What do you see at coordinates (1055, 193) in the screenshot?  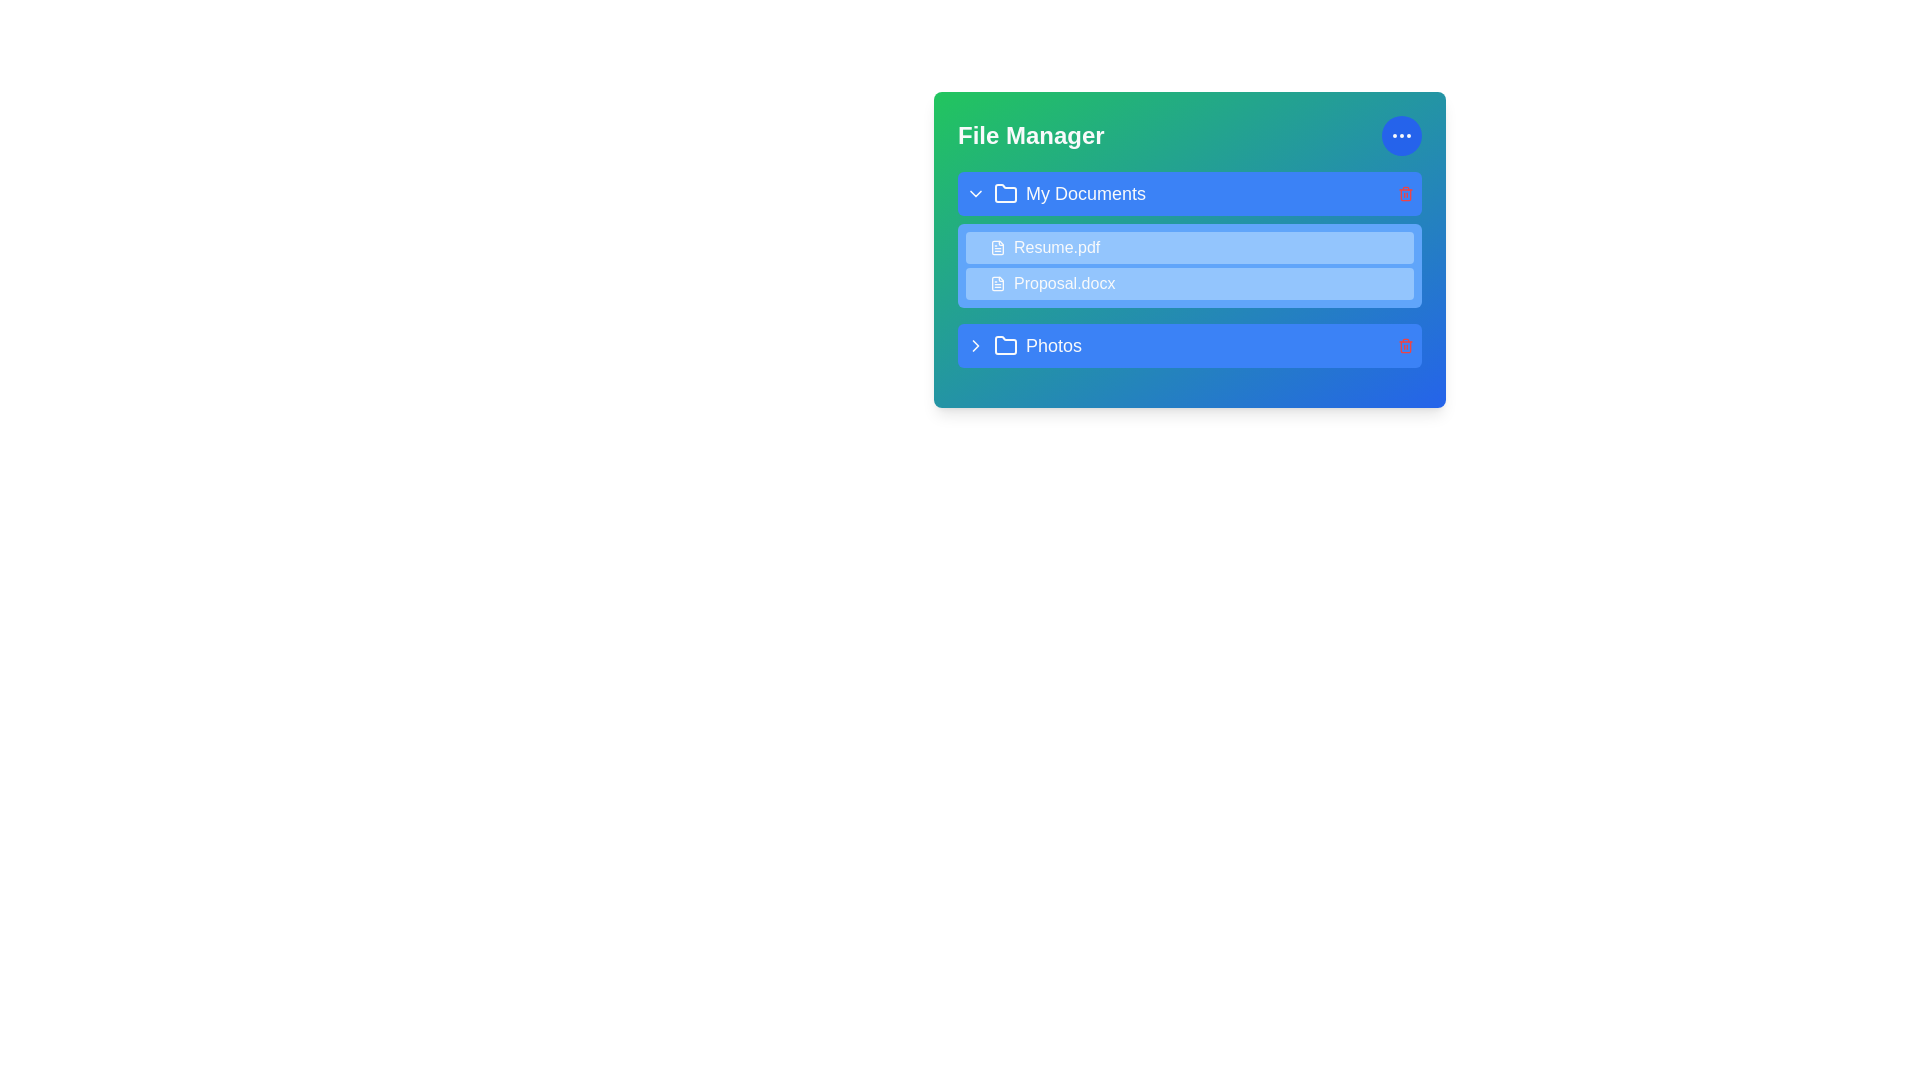 I see `the label for the folder named 'My Documents', which is the first visible option in the list of the file manager's main panel` at bounding box center [1055, 193].